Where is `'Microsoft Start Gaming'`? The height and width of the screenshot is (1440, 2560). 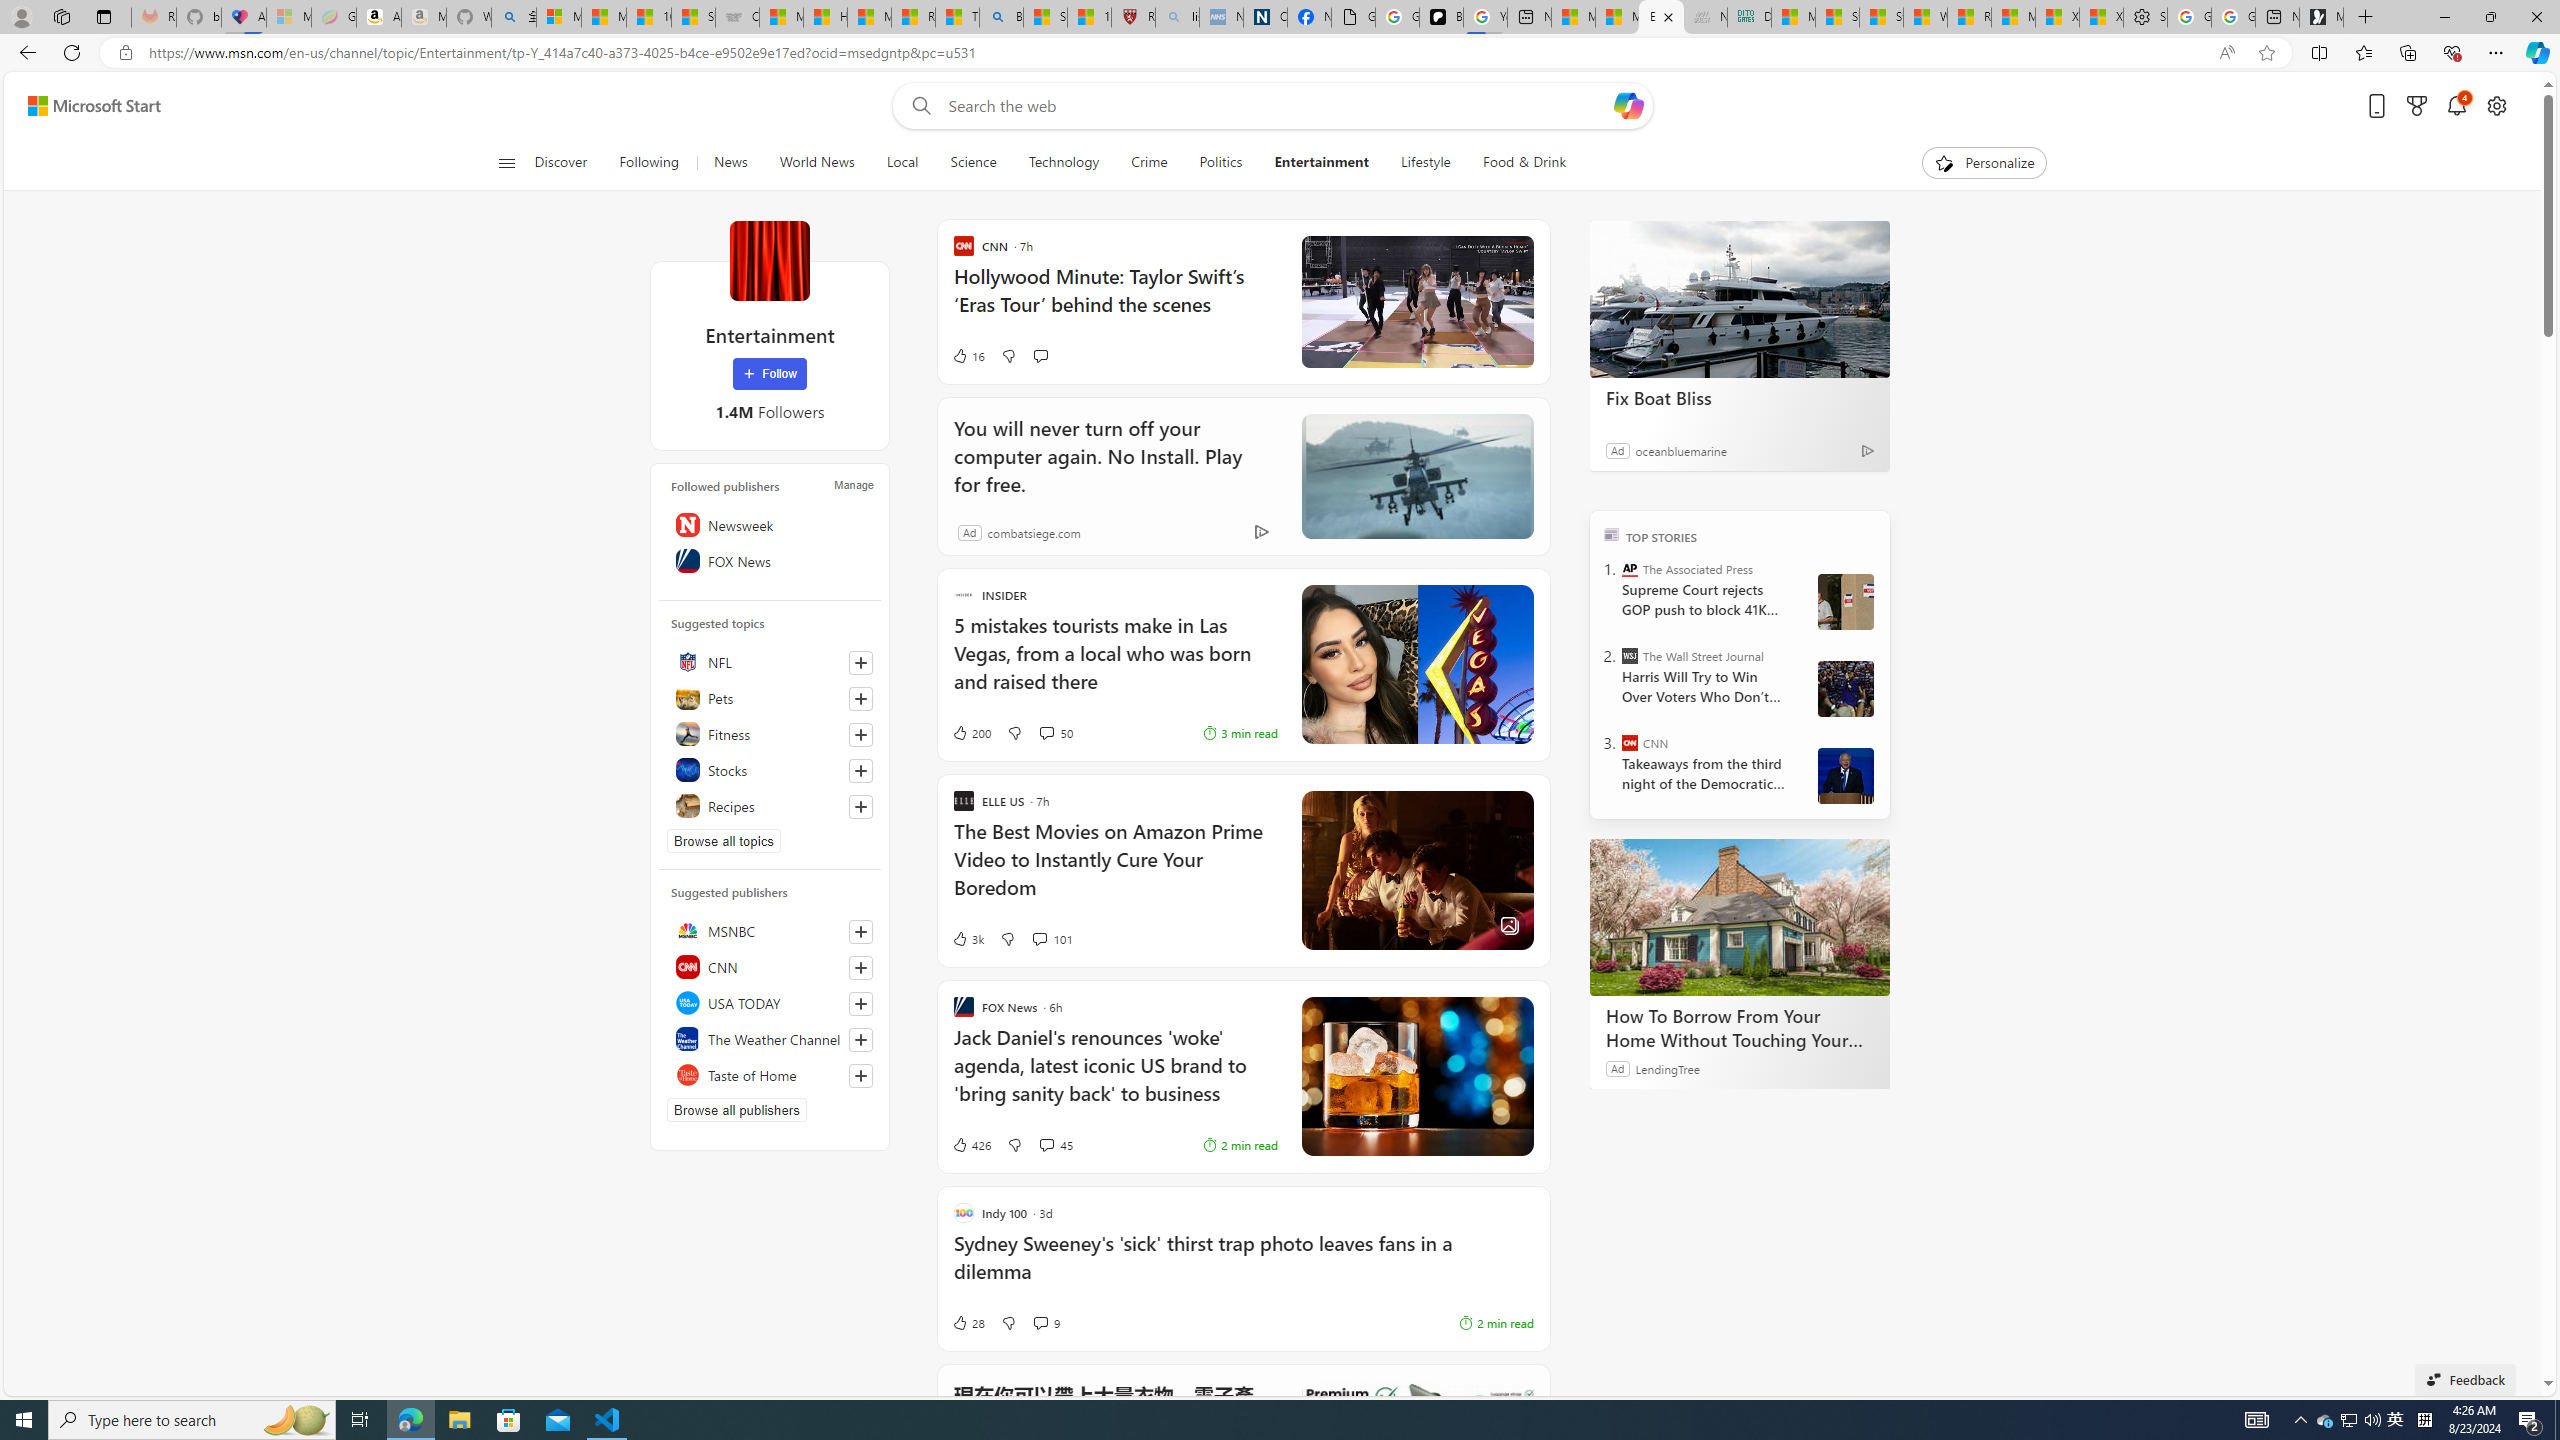 'Microsoft Start Gaming' is located at coordinates (2320, 16).